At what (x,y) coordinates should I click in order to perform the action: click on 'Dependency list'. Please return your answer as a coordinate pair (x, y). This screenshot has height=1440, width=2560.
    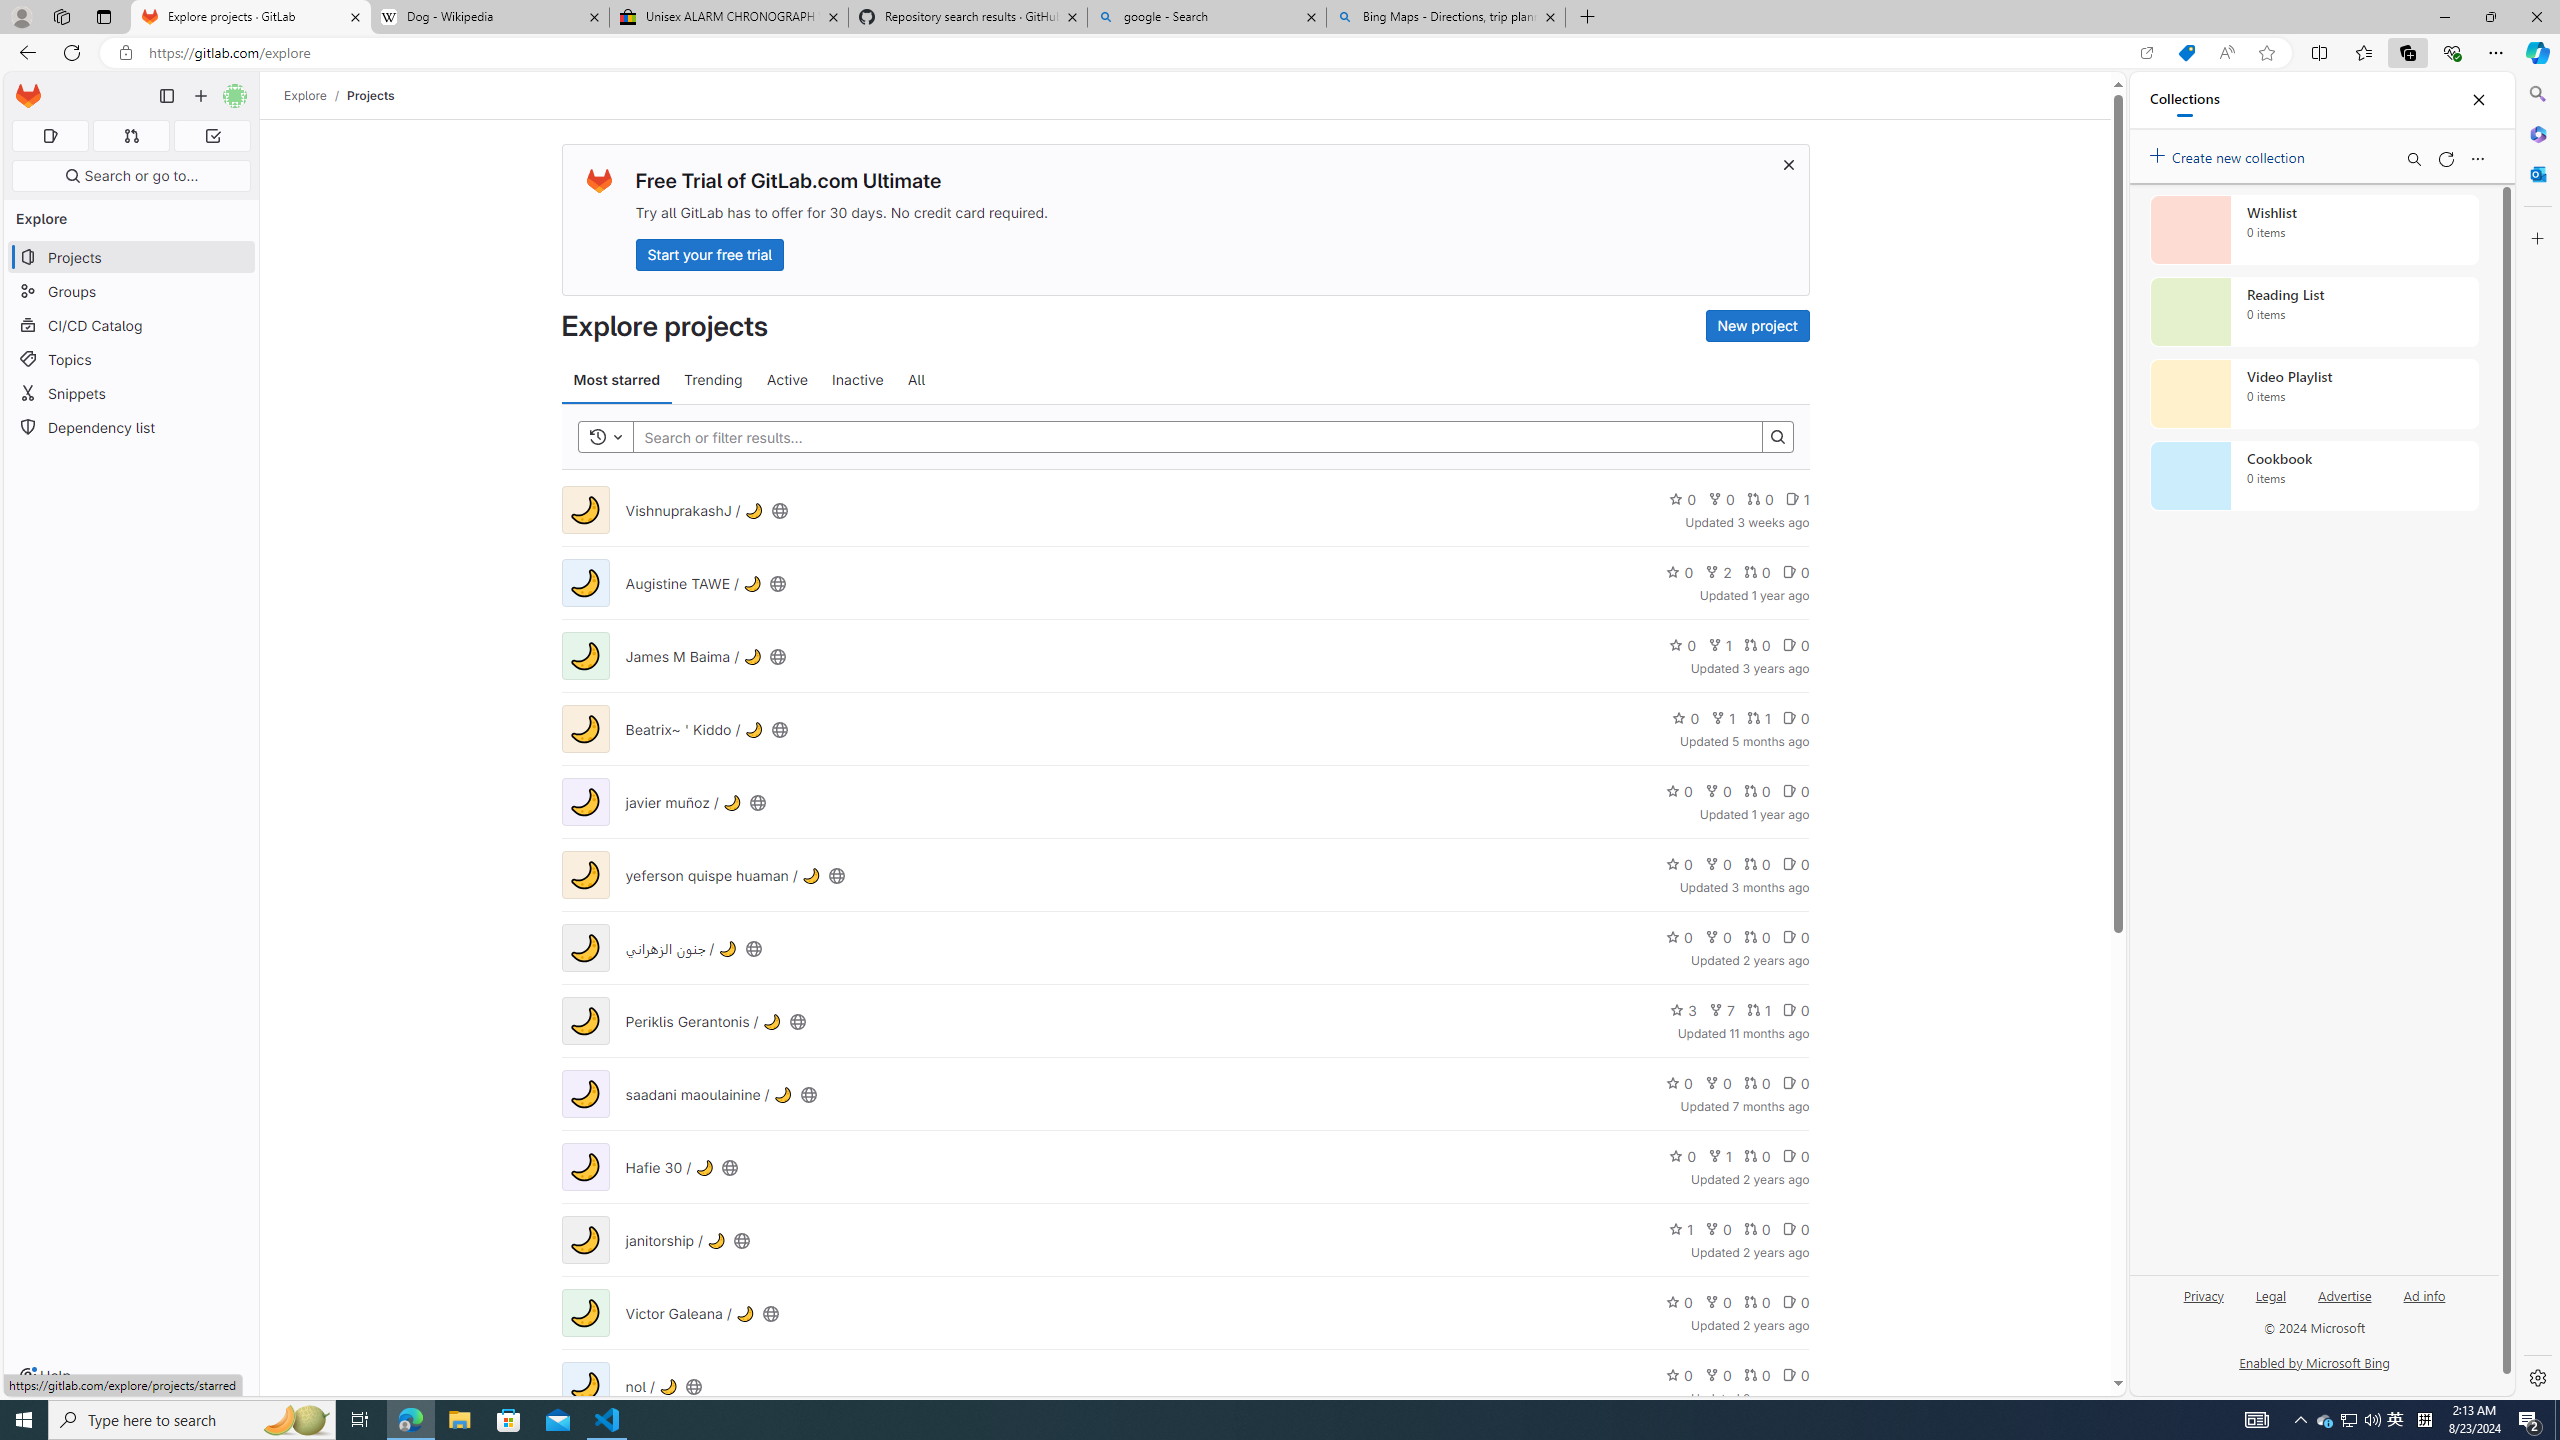
    Looking at the image, I should click on (130, 425).